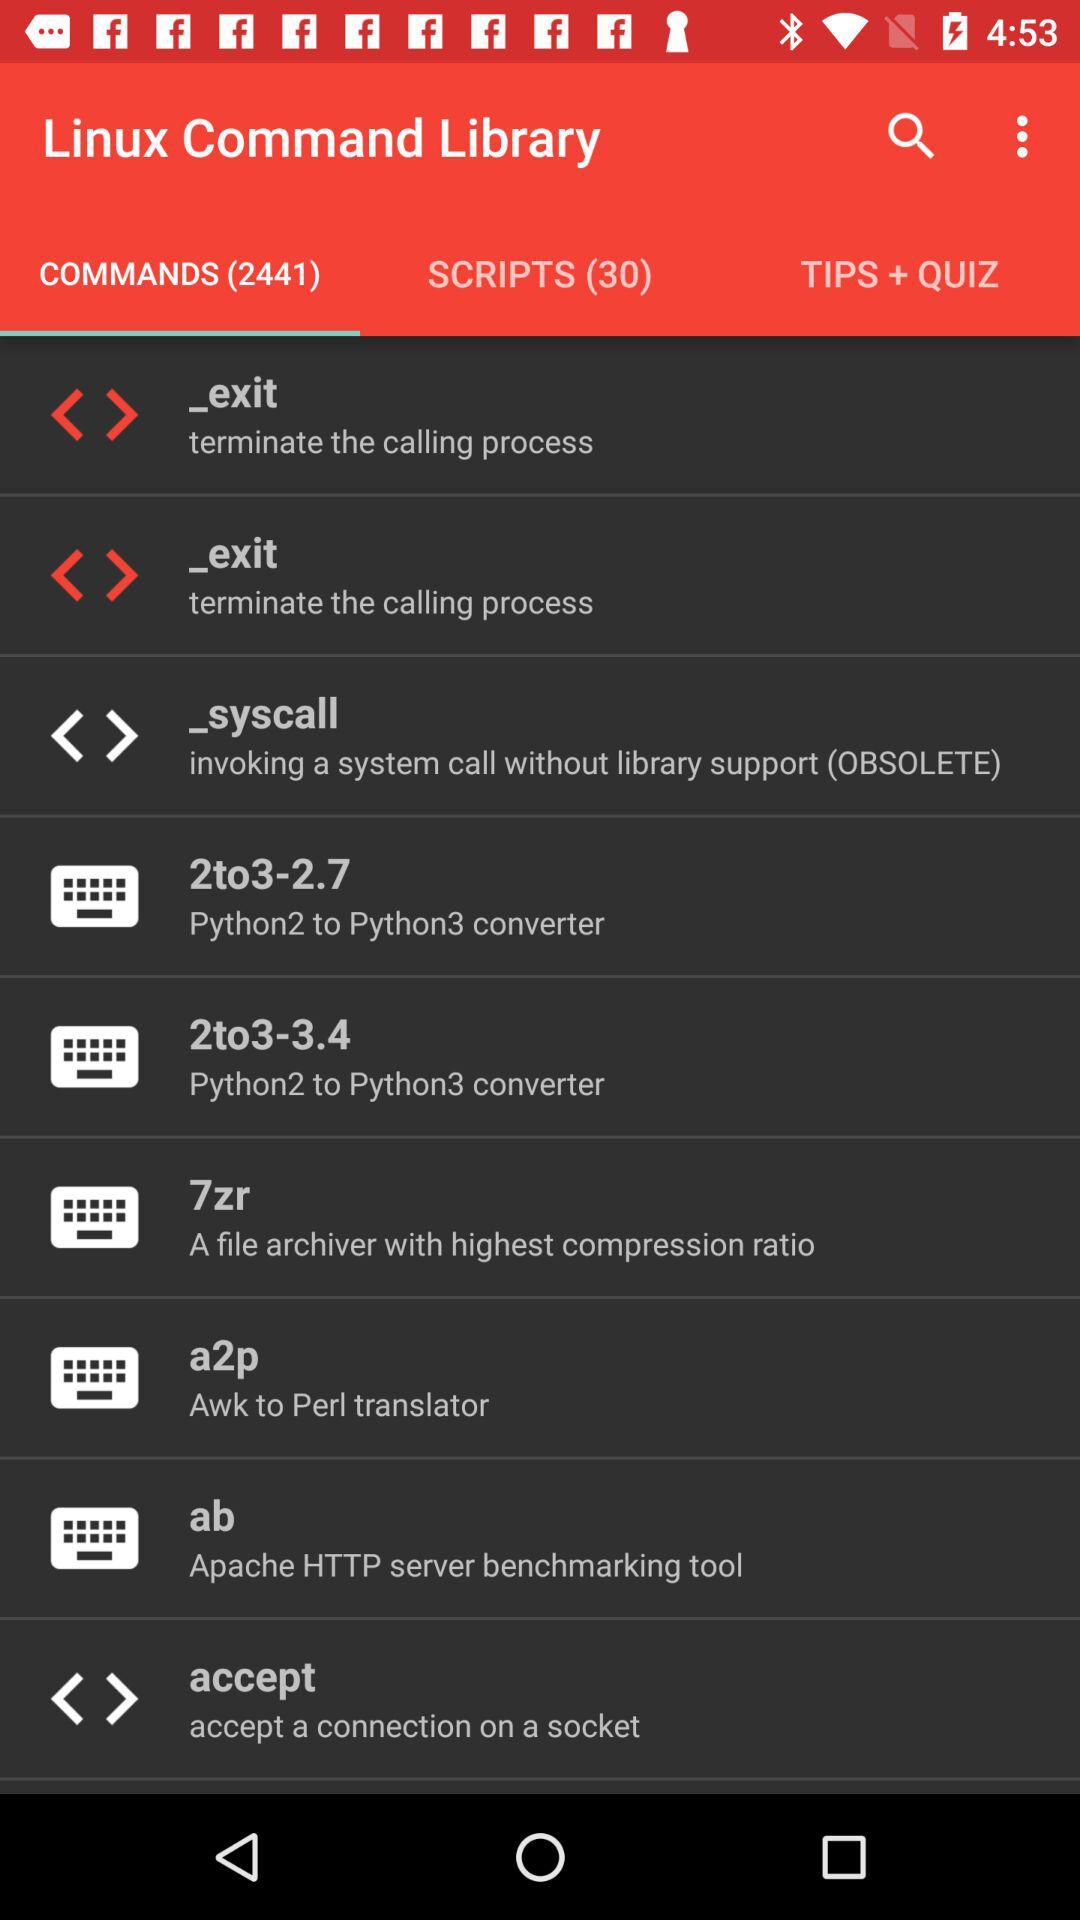 Image resolution: width=1080 pixels, height=1920 pixels. I want to click on the item below a2p, so click(338, 1402).